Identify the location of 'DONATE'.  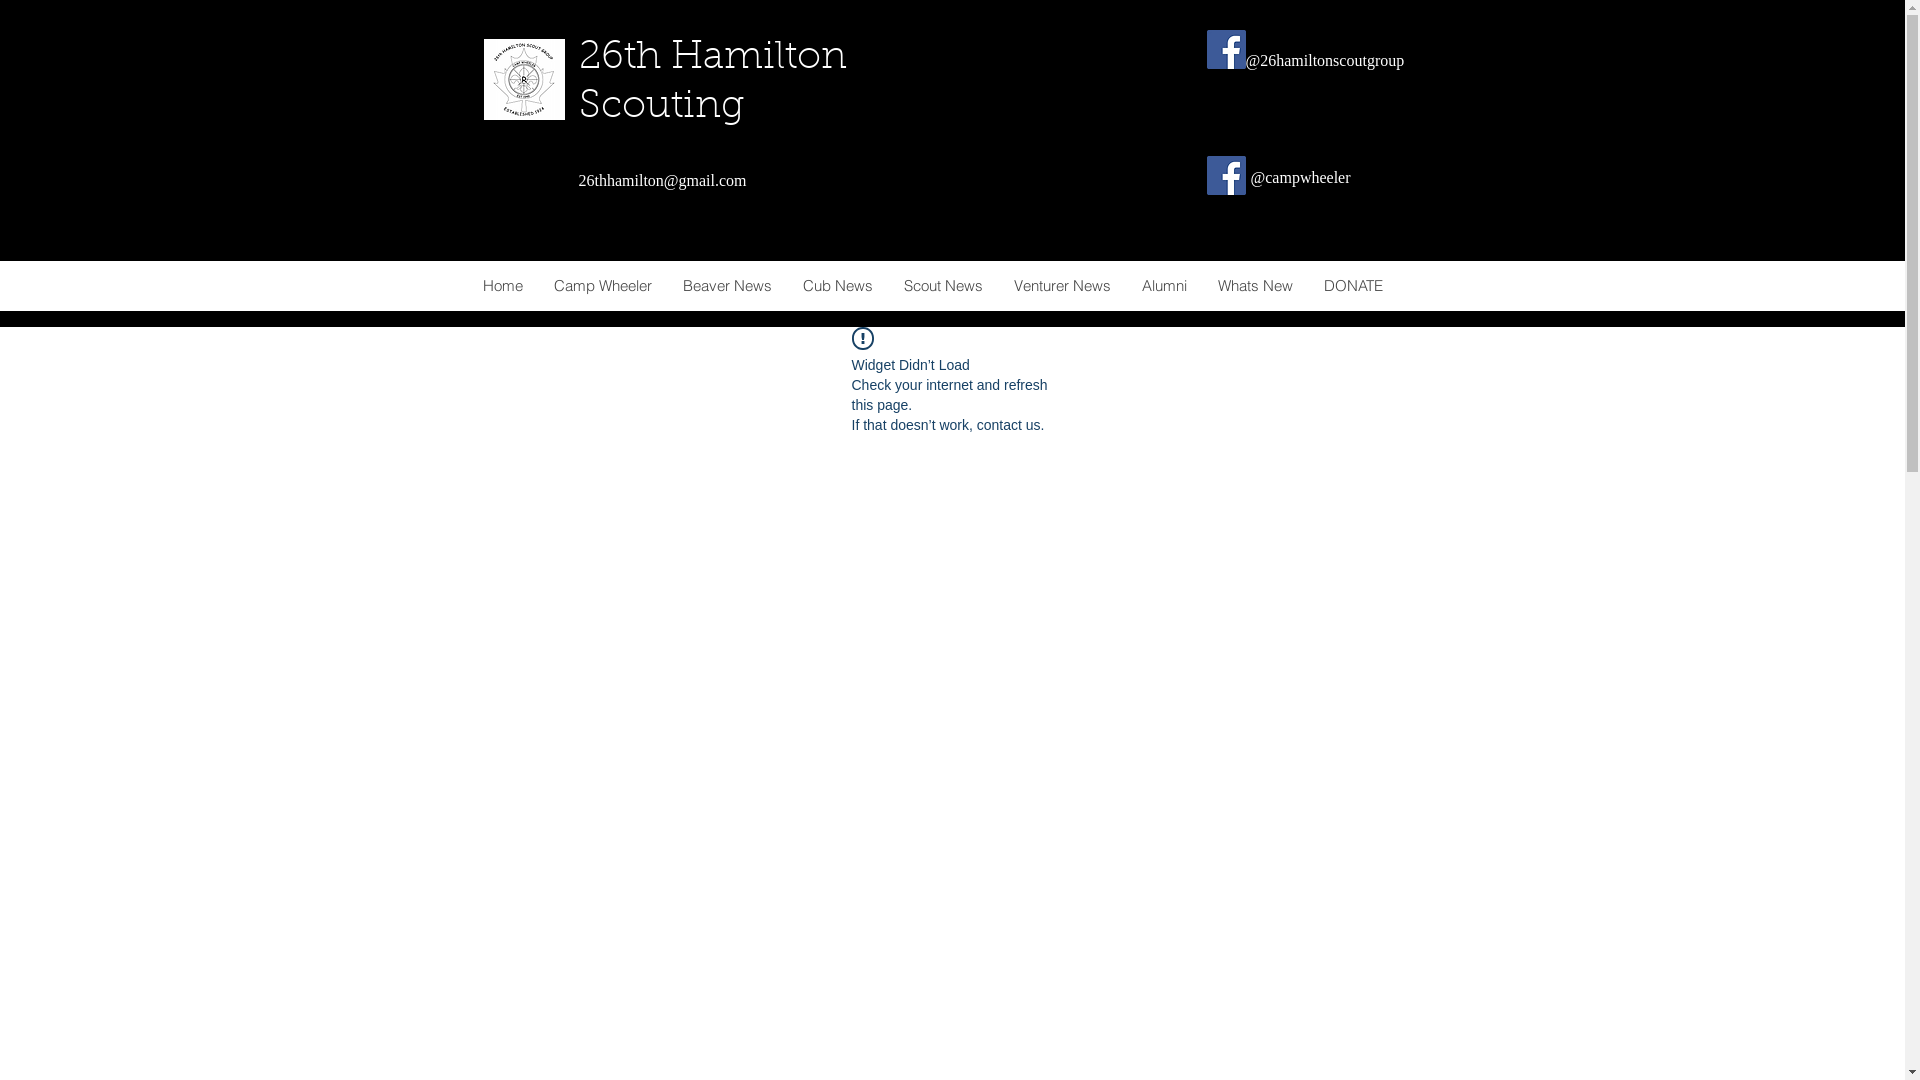
(1353, 285).